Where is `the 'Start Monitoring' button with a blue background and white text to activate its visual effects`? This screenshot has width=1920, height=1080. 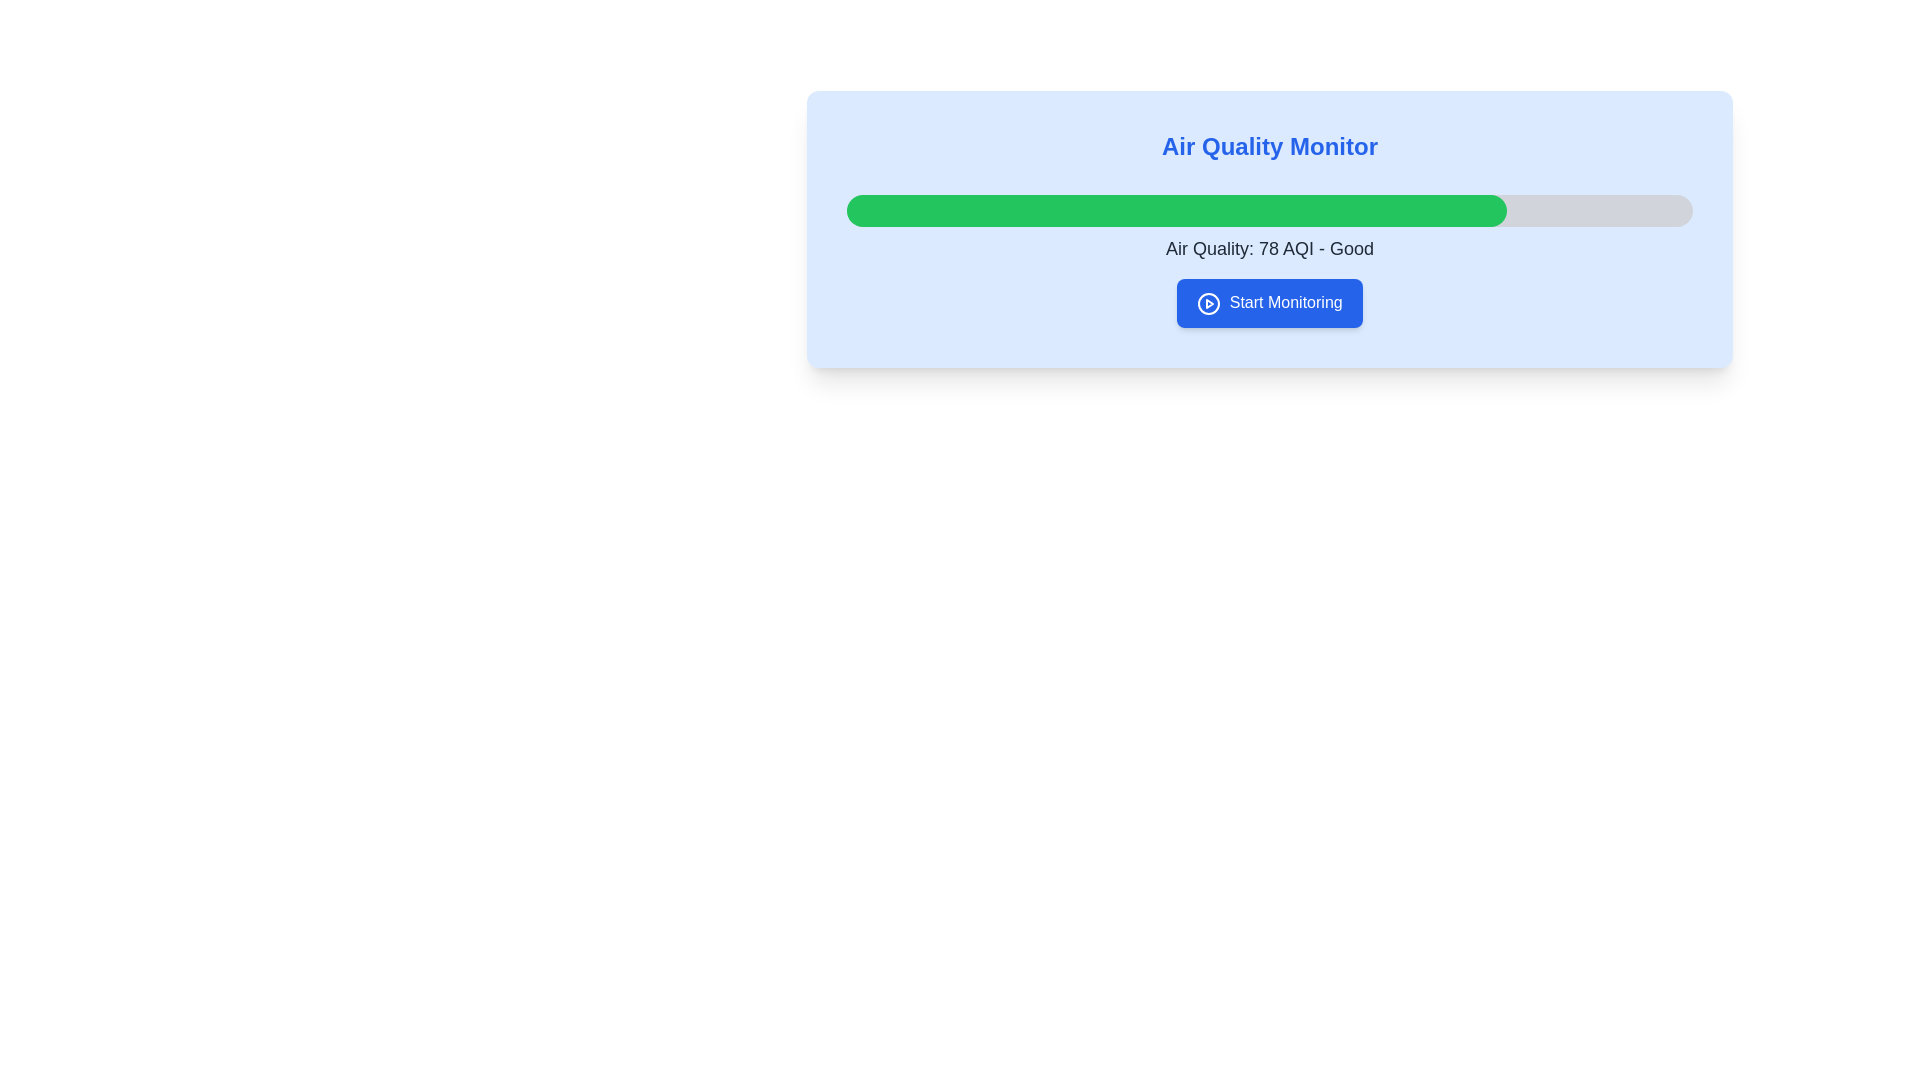 the 'Start Monitoring' button with a blue background and white text to activate its visual effects is located at coordinates (1269, 303).